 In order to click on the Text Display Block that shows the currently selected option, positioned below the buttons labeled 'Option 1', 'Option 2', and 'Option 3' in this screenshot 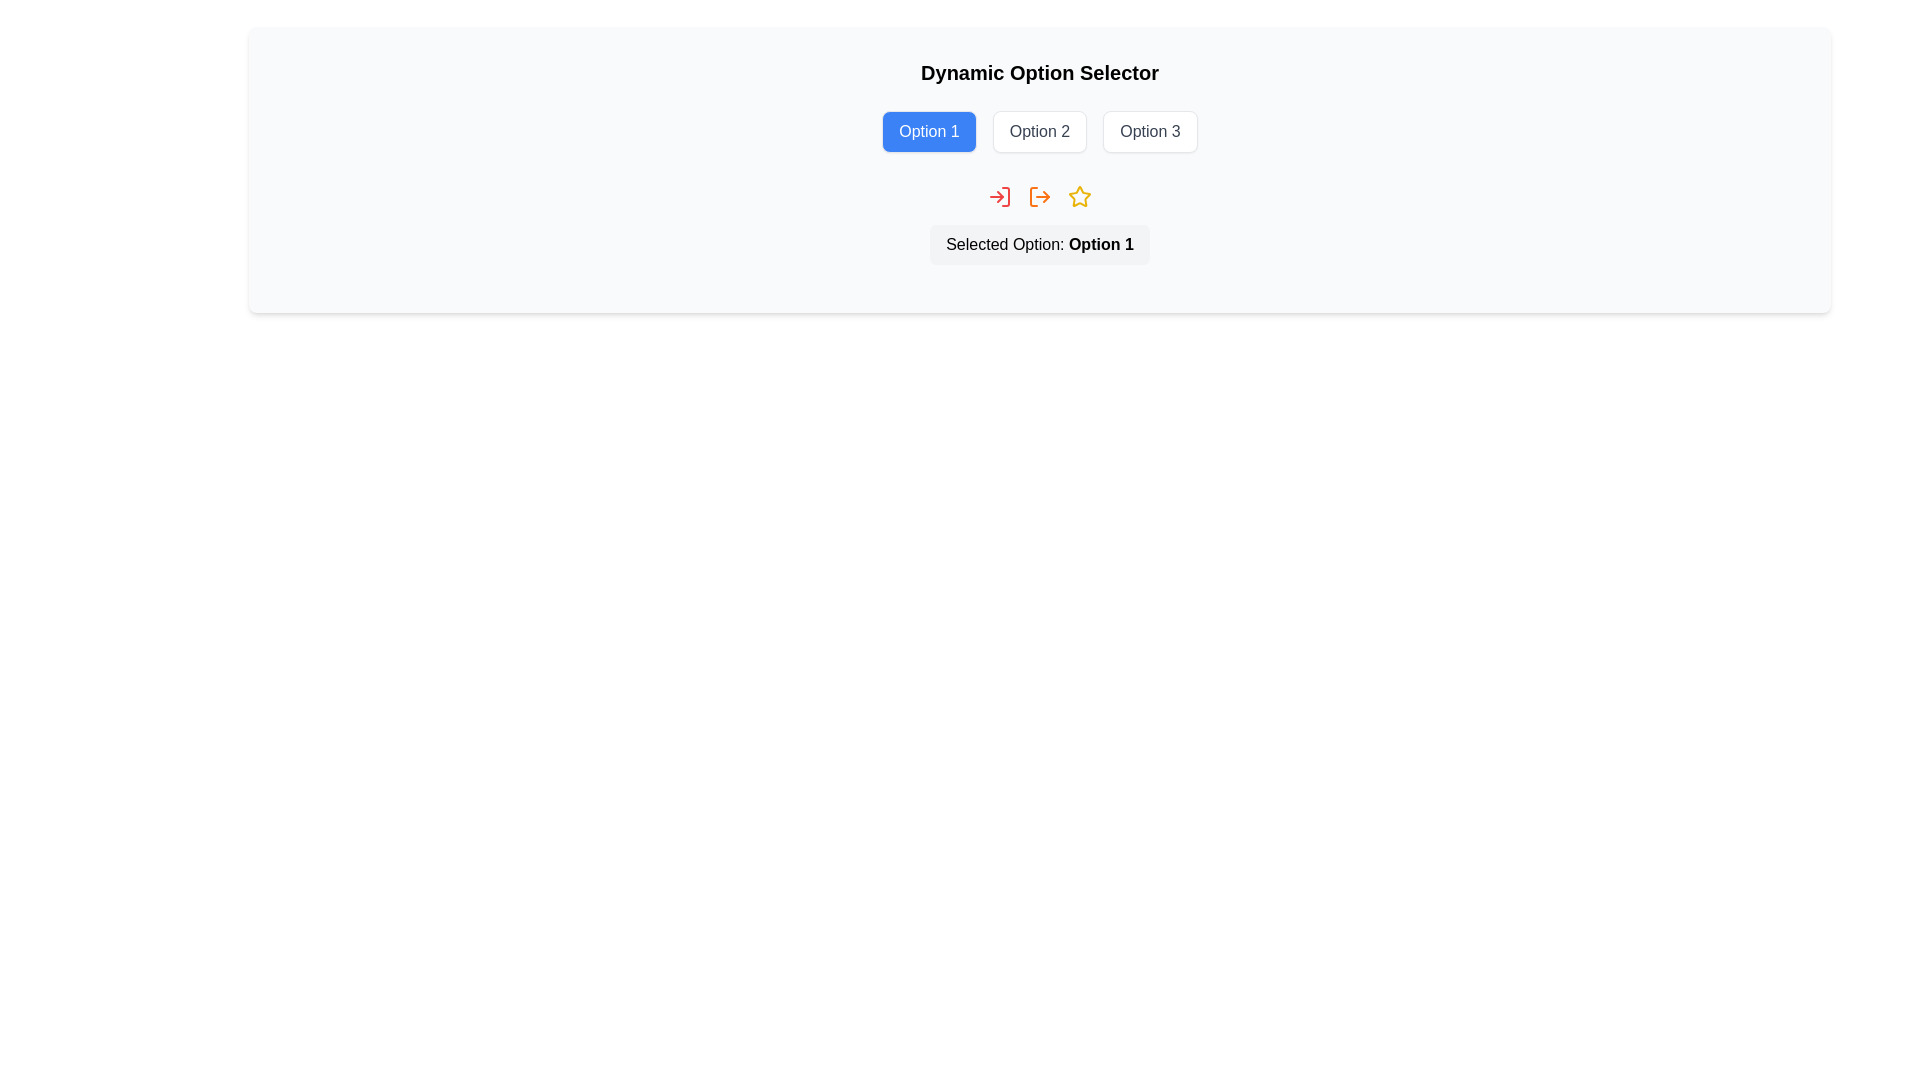, I will do `click(1040, 244)`.